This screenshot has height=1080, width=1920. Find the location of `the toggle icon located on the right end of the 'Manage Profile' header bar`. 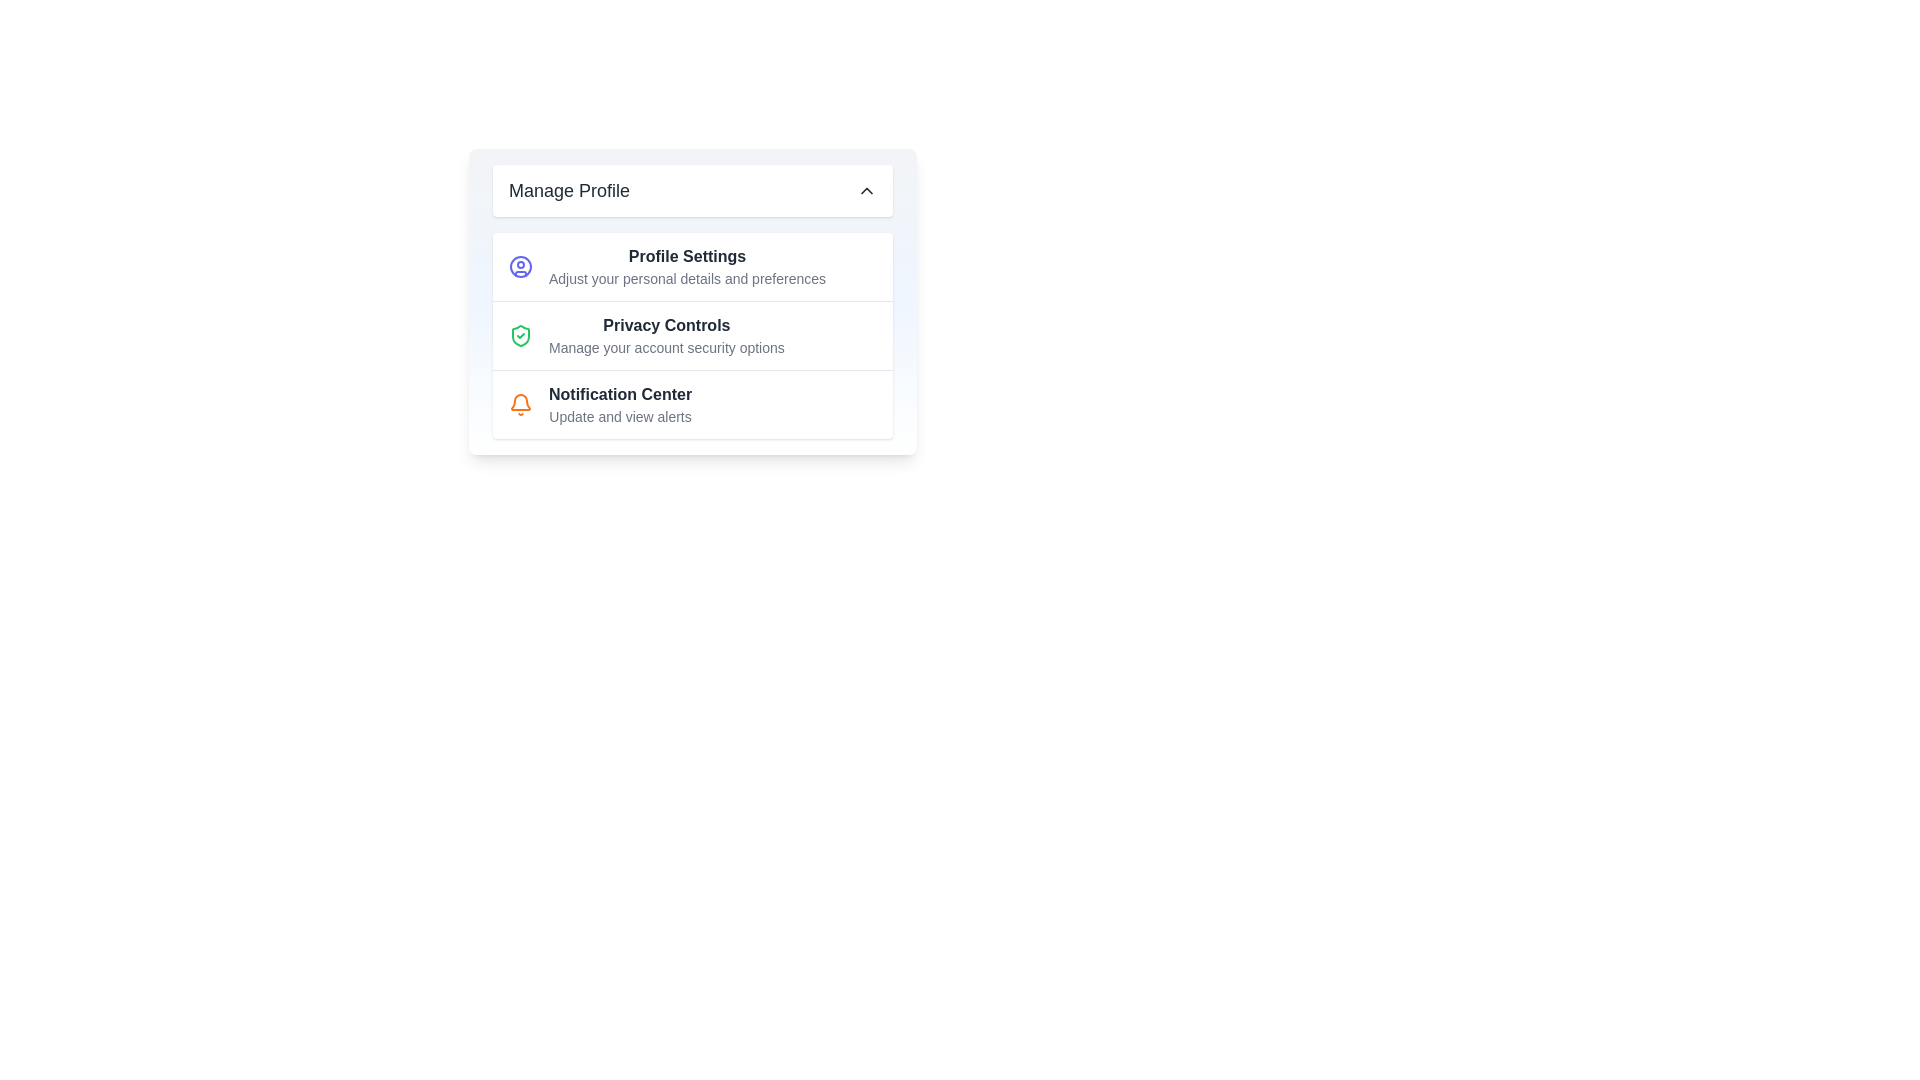

the toggle icon located on the right end of the 'Manage Profile' header bar is located at coordinates (867, 191).